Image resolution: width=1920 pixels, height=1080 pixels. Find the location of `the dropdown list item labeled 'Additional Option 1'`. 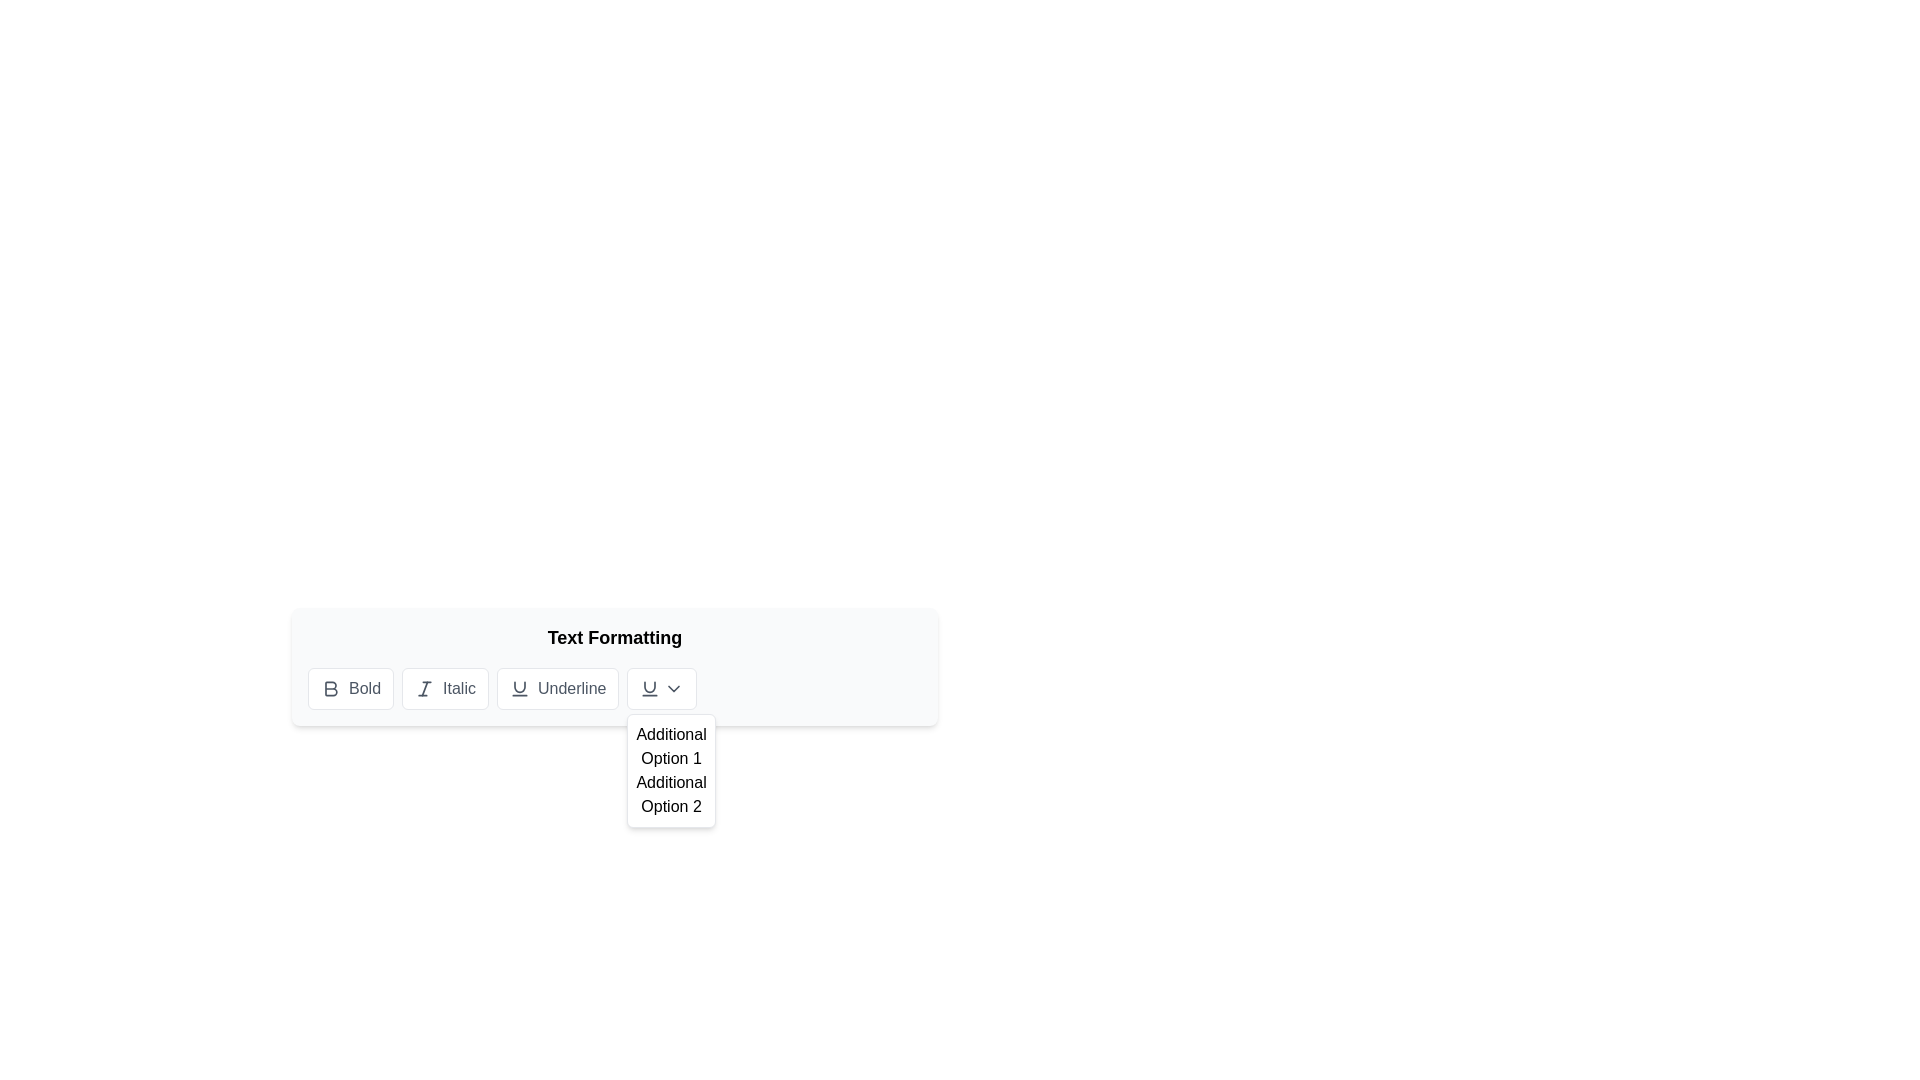

the dropdown list item labeled 'Additional Option 1' is located at coordinates (671, 747).